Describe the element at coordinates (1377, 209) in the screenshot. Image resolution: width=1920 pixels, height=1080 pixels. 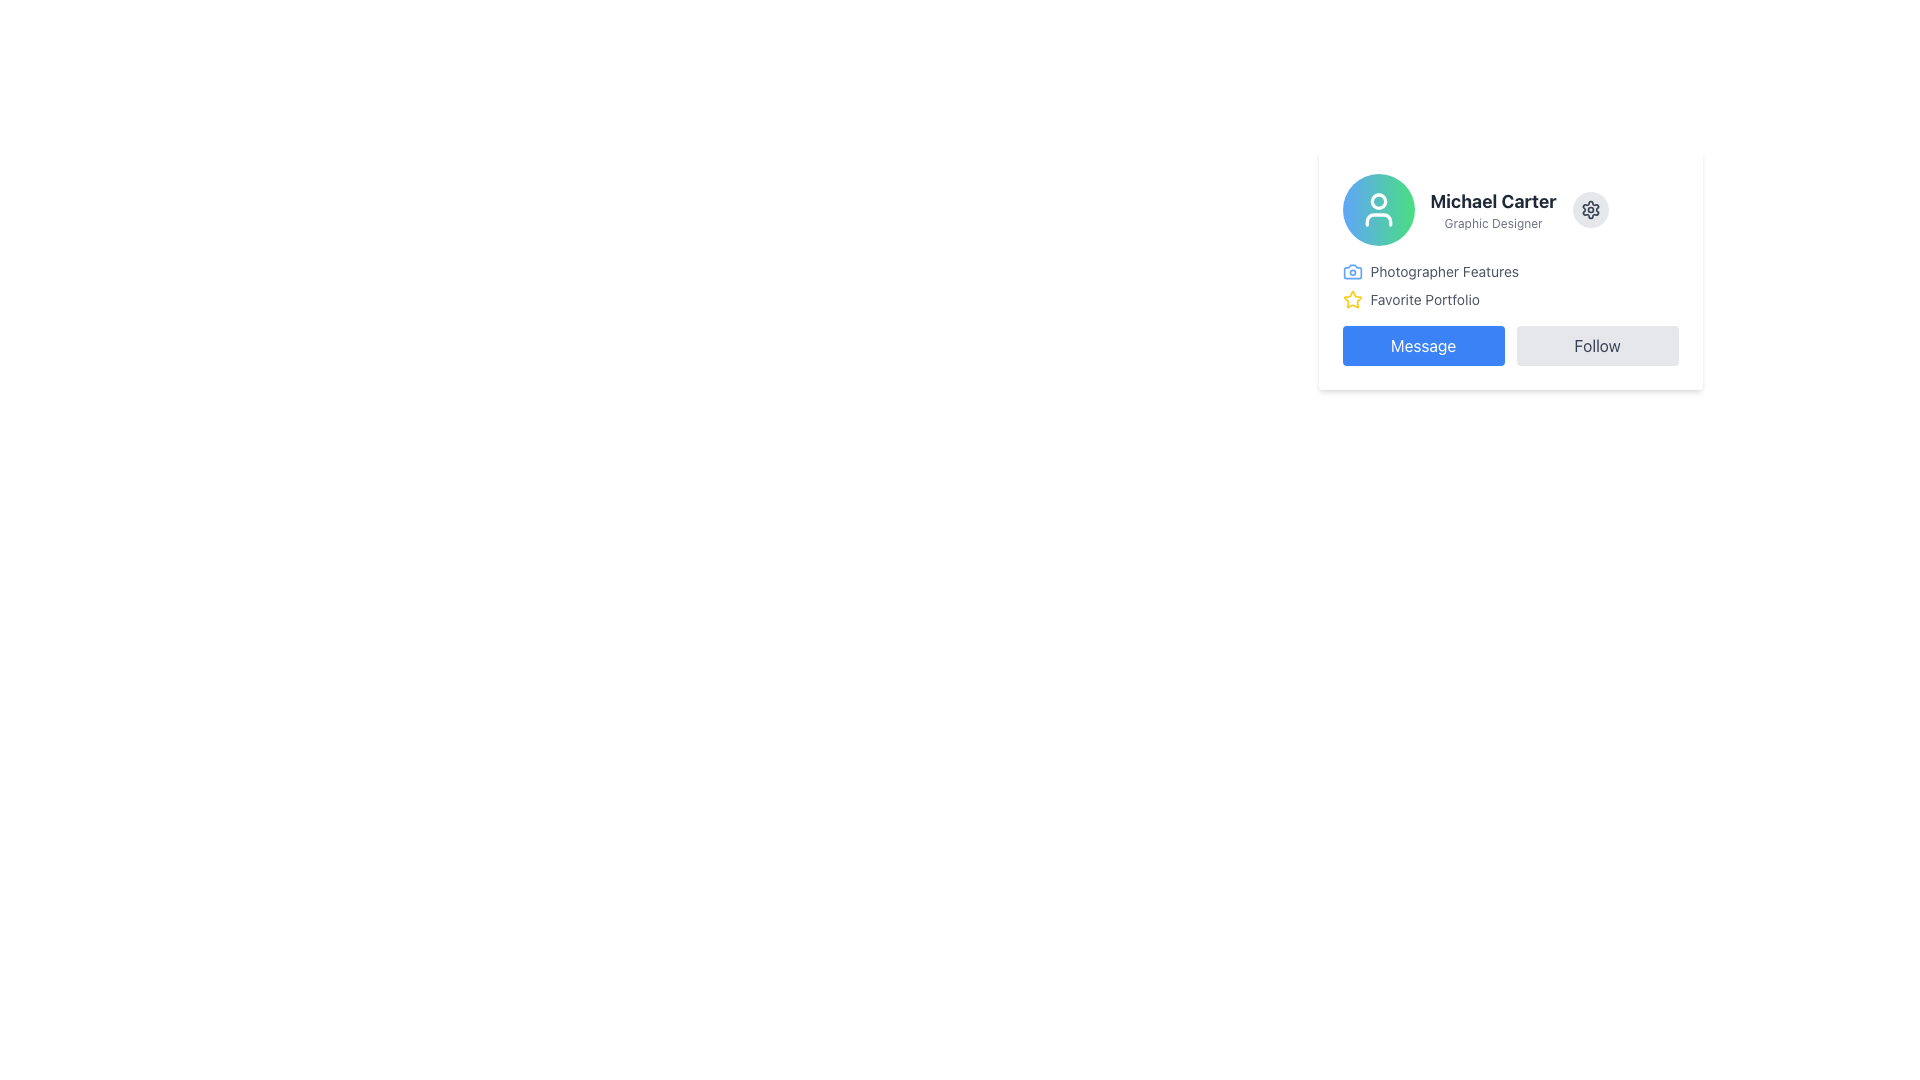
I see `the user profile icon located in the top-left corner of the user information card, which is a circular icon with a gradient background and a white human figure outline` at that location.